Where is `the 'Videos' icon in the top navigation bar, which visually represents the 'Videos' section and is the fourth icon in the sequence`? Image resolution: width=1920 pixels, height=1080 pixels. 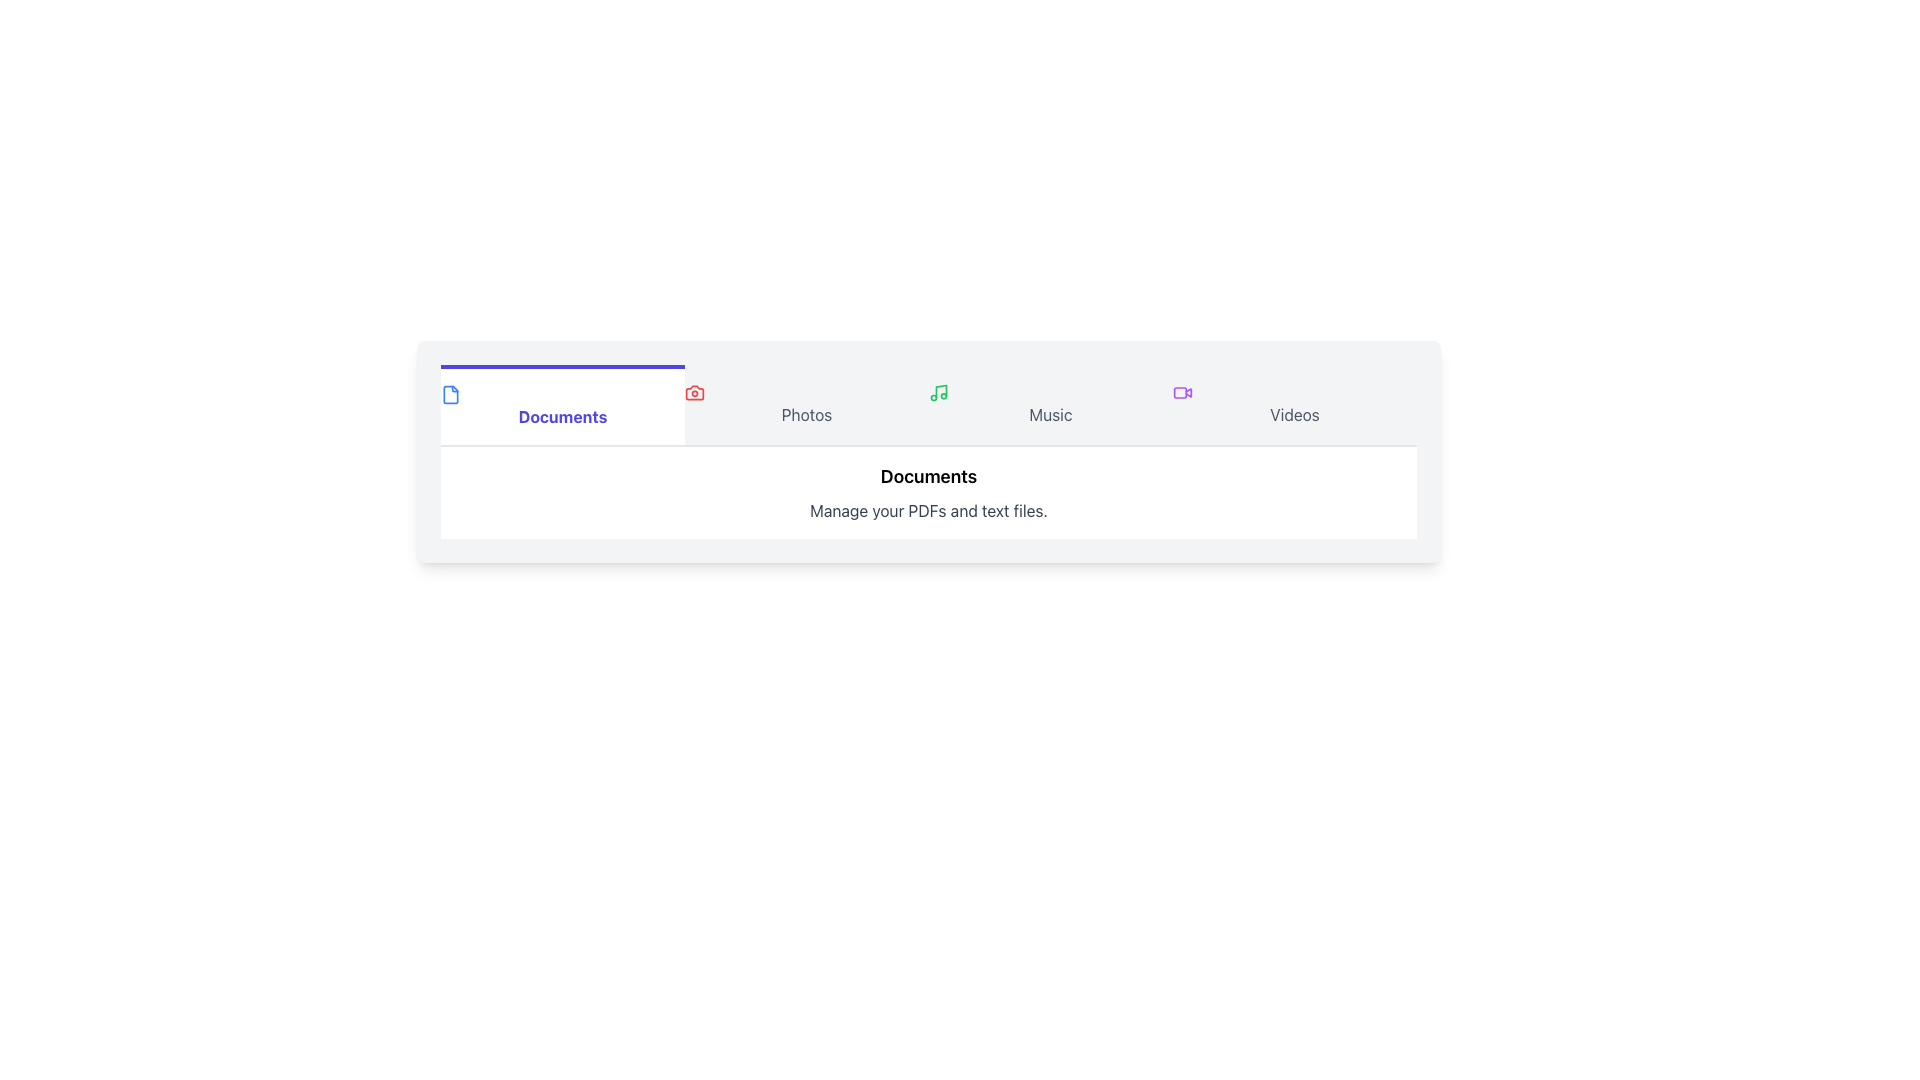 the 'Videos' icon in the top navigation bar, which visually represents the 'Videos' section and is the fourth icon in the sequence is located at coordinates (1182, 393).